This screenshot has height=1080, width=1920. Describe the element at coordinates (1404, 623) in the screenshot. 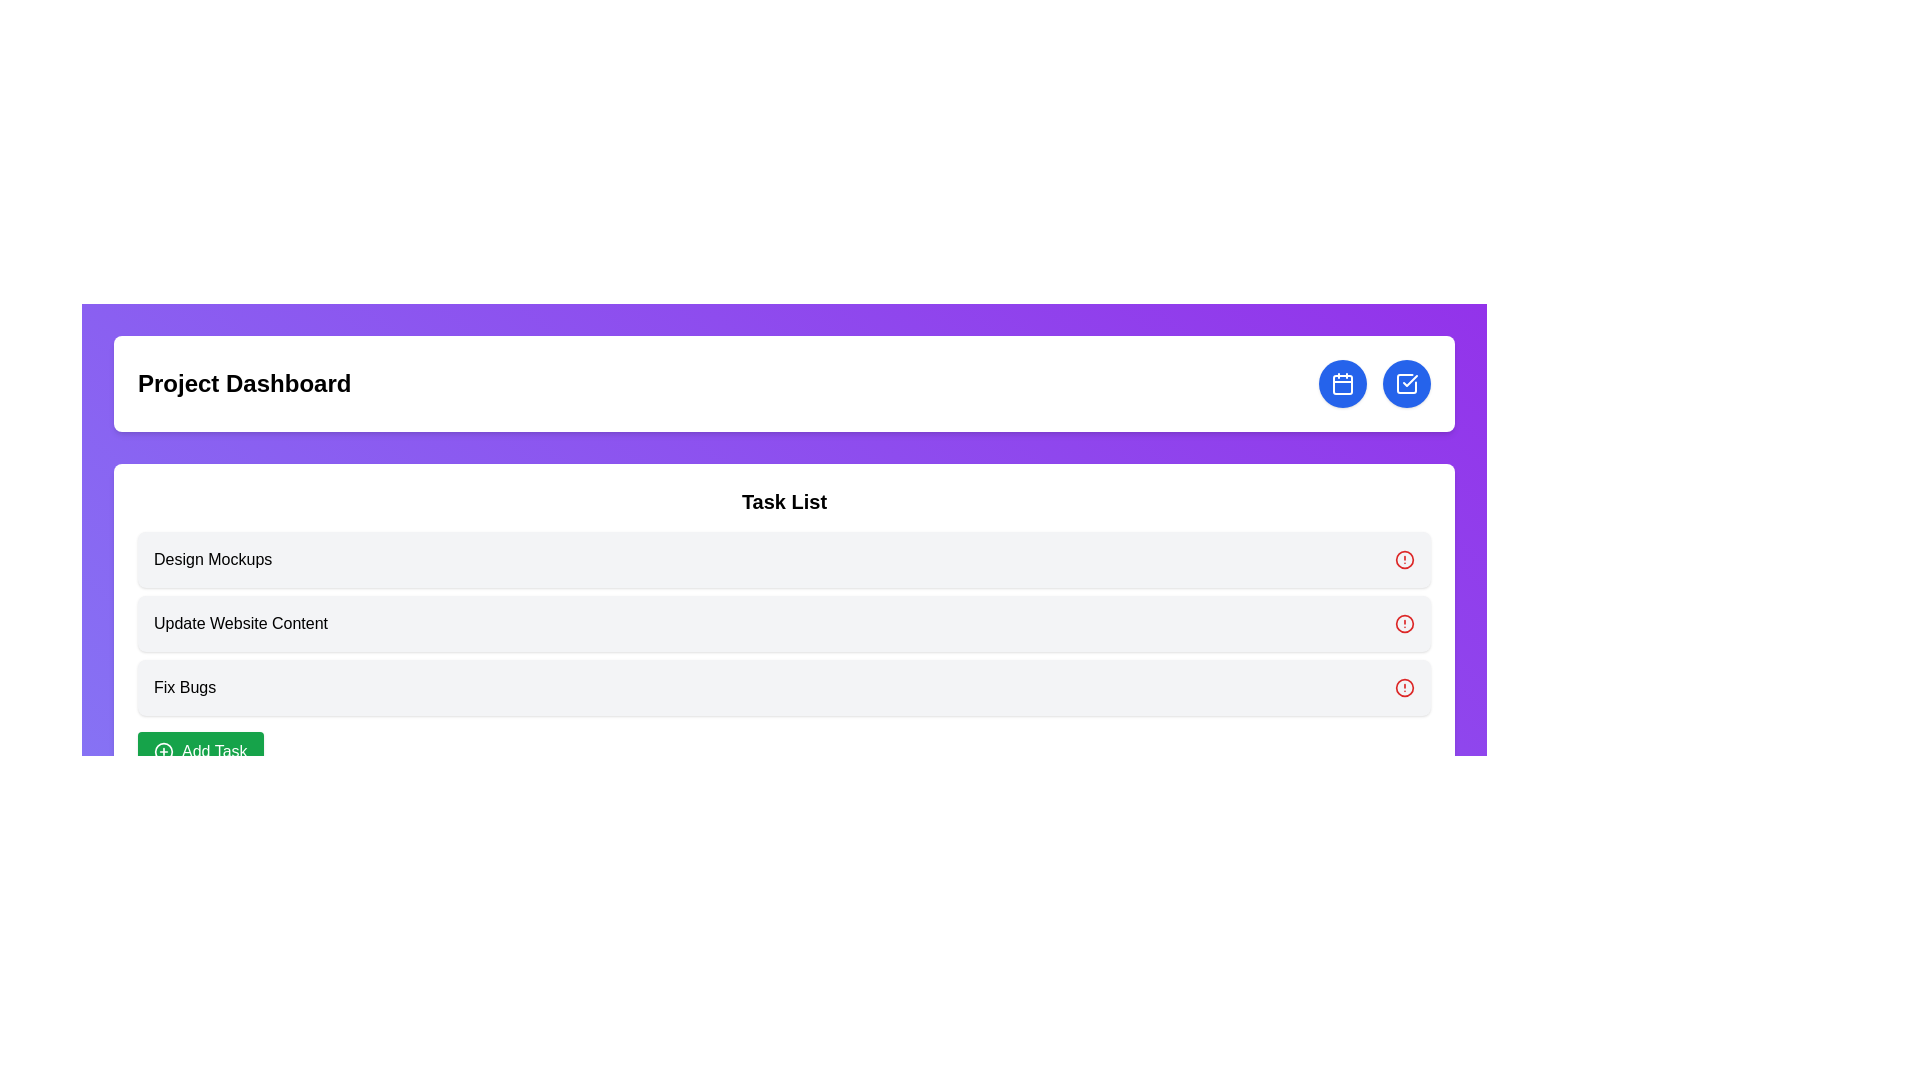

I see `the second icon in the 'Update Website Content' entry of the task list` at that location.